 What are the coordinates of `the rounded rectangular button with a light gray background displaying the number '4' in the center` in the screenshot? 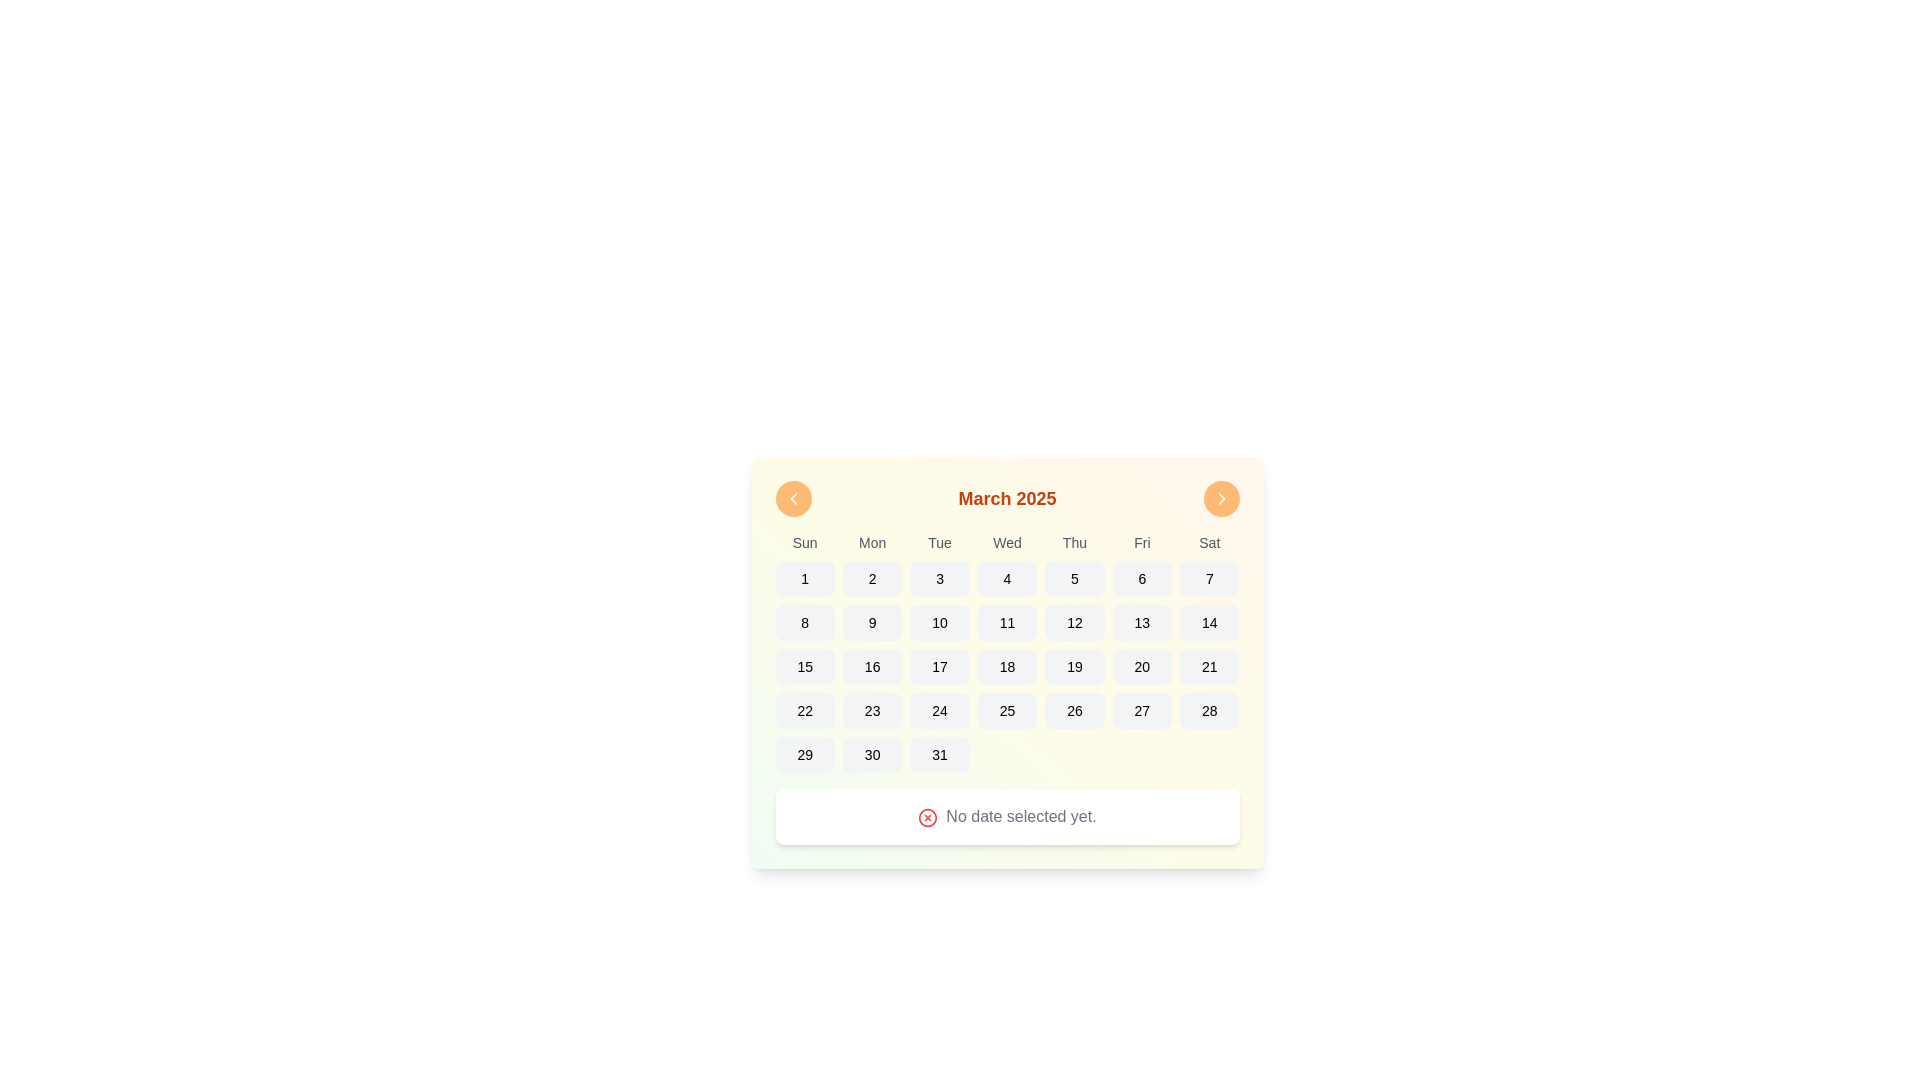 It's located at (1007, 578).